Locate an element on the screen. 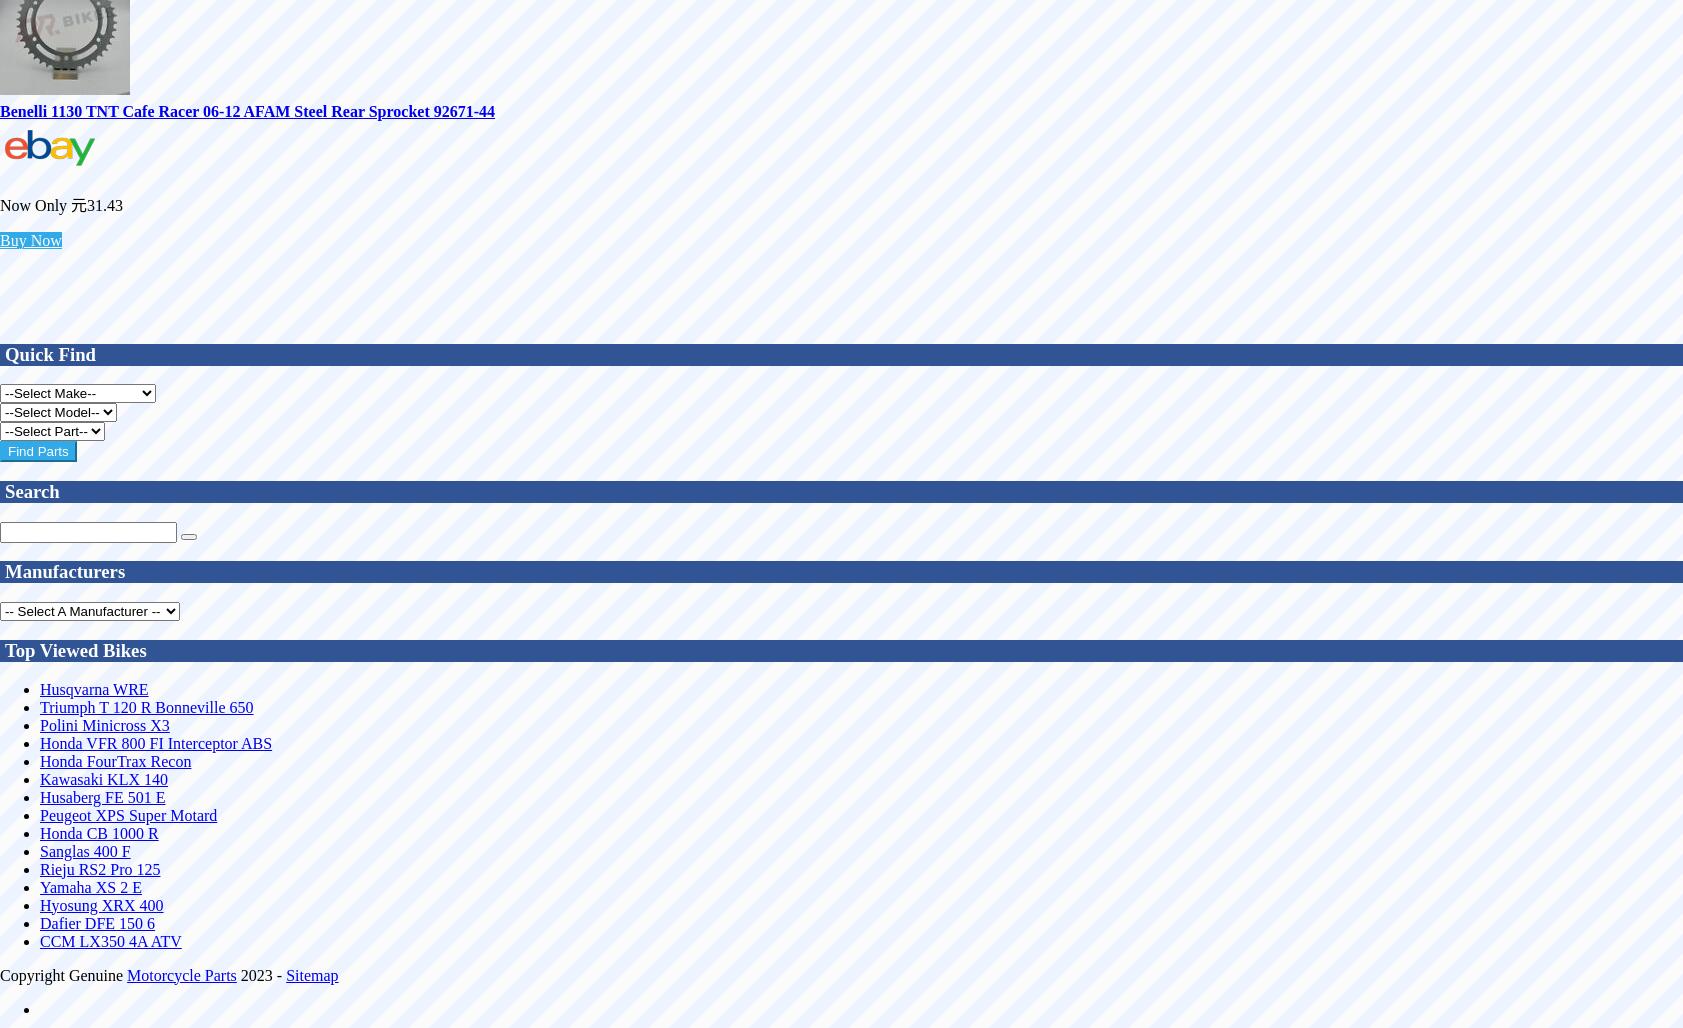  'Honda VFR 800 FI Interceptor ABS' is located at coordinates (155, 741).